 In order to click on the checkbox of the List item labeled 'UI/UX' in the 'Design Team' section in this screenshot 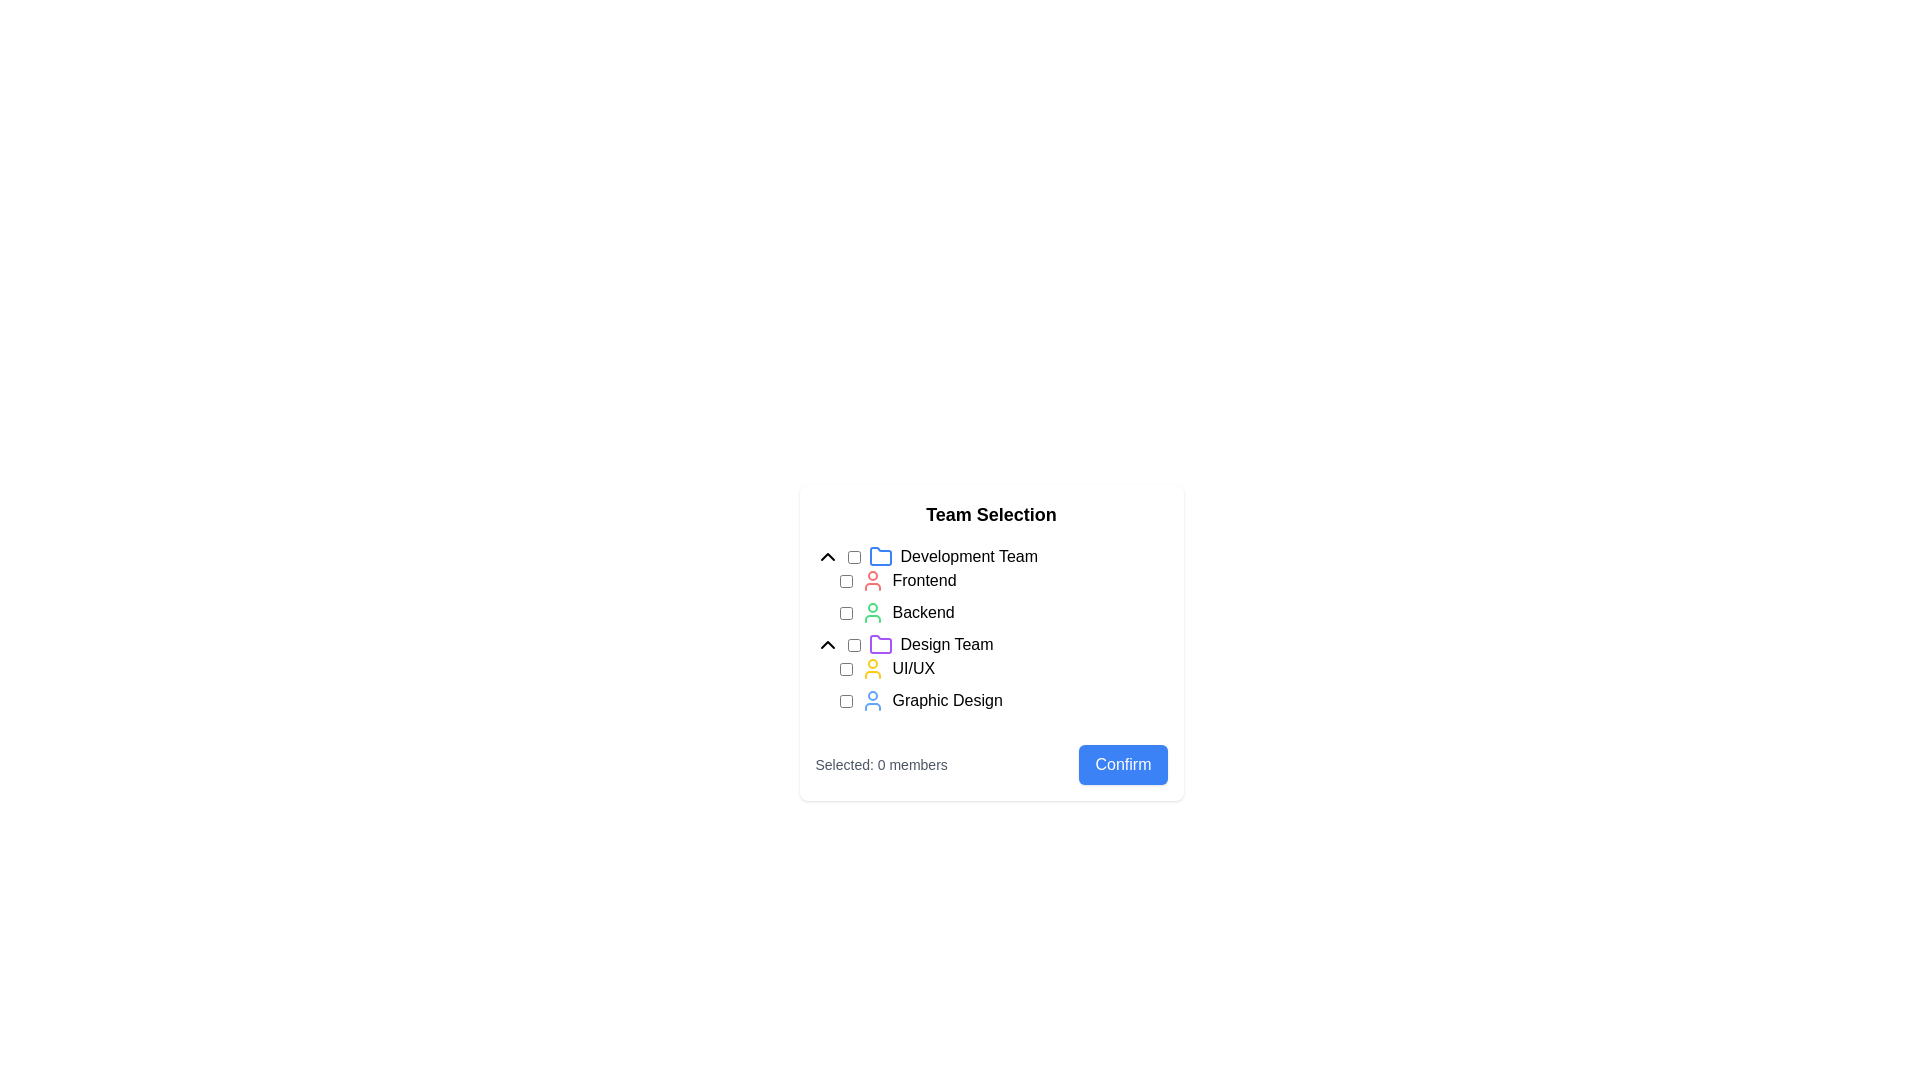, I will do `click(991, 684)`.